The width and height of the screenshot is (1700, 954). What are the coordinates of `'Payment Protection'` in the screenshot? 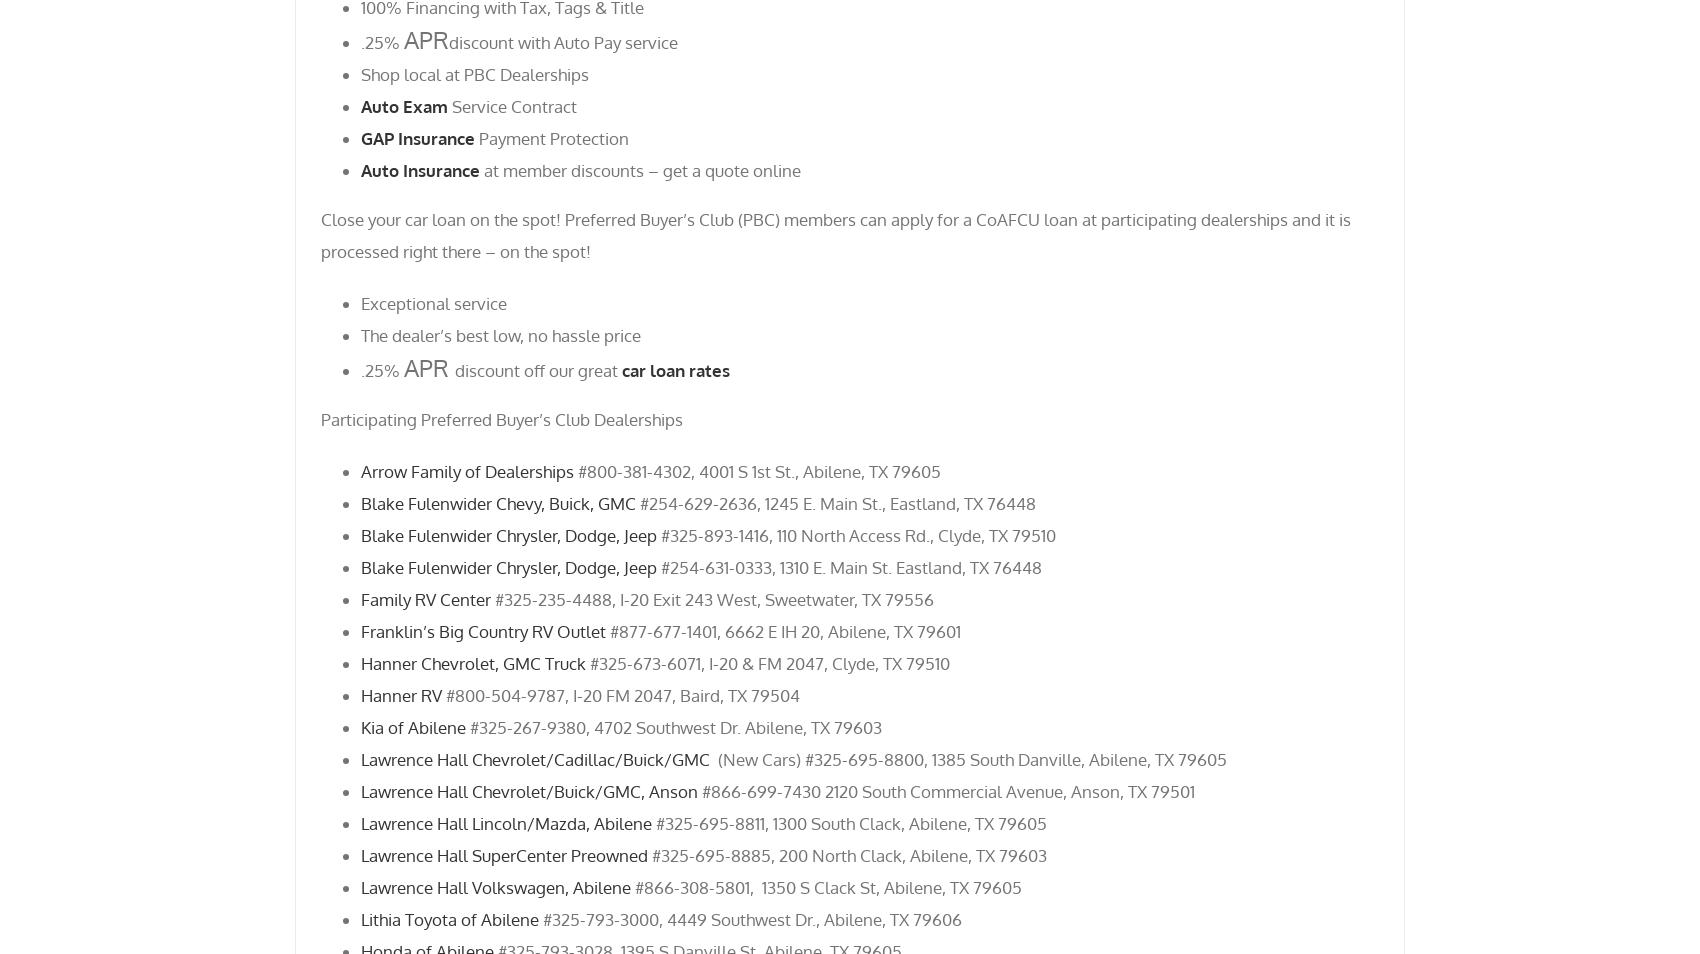 It's located at (550, 136).